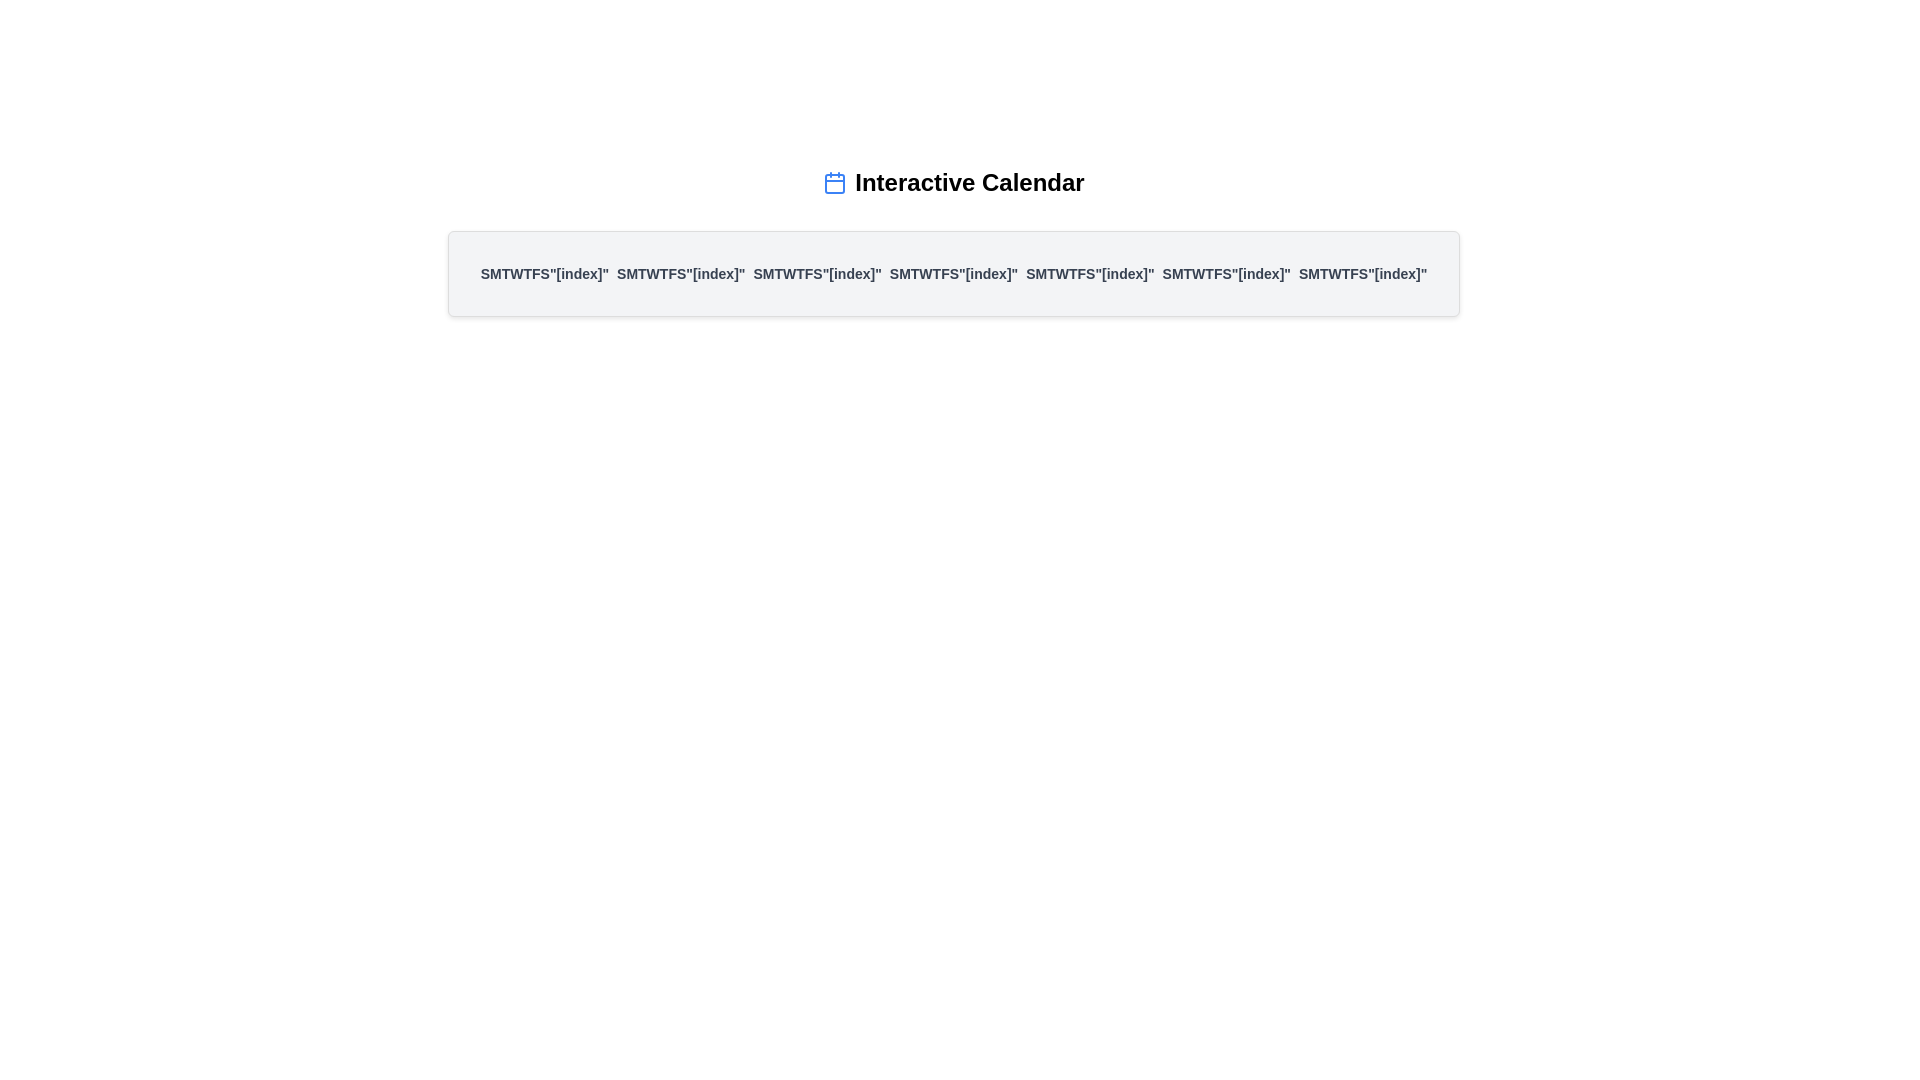 The image size is (1920, 1080). I want to click on the static text label displaying 'SMTWTFS' followed by an index value in brackets, which is centrally located in a grid layout and has a light gray background, so click(1089, 273).